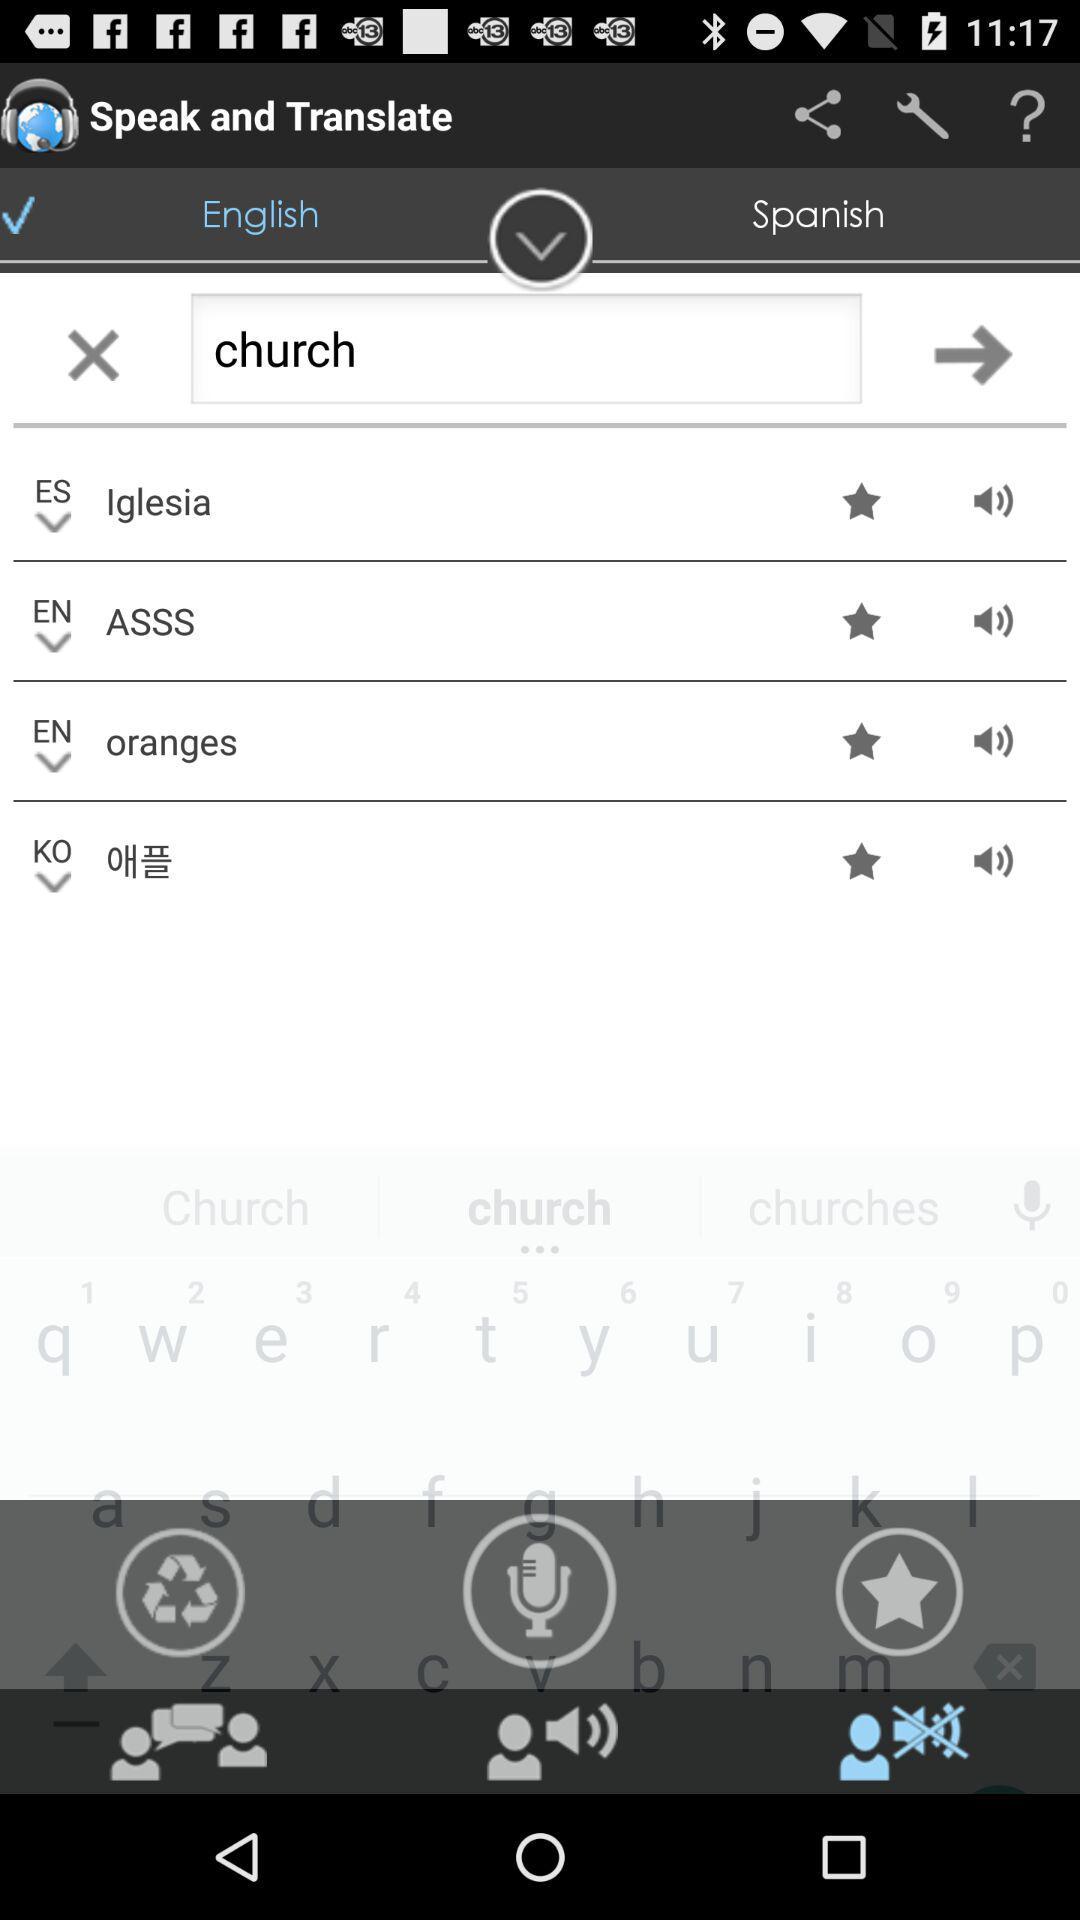 This screenshot has height=1920, width=1080. I want to click on the share icon, so click(817, 114).